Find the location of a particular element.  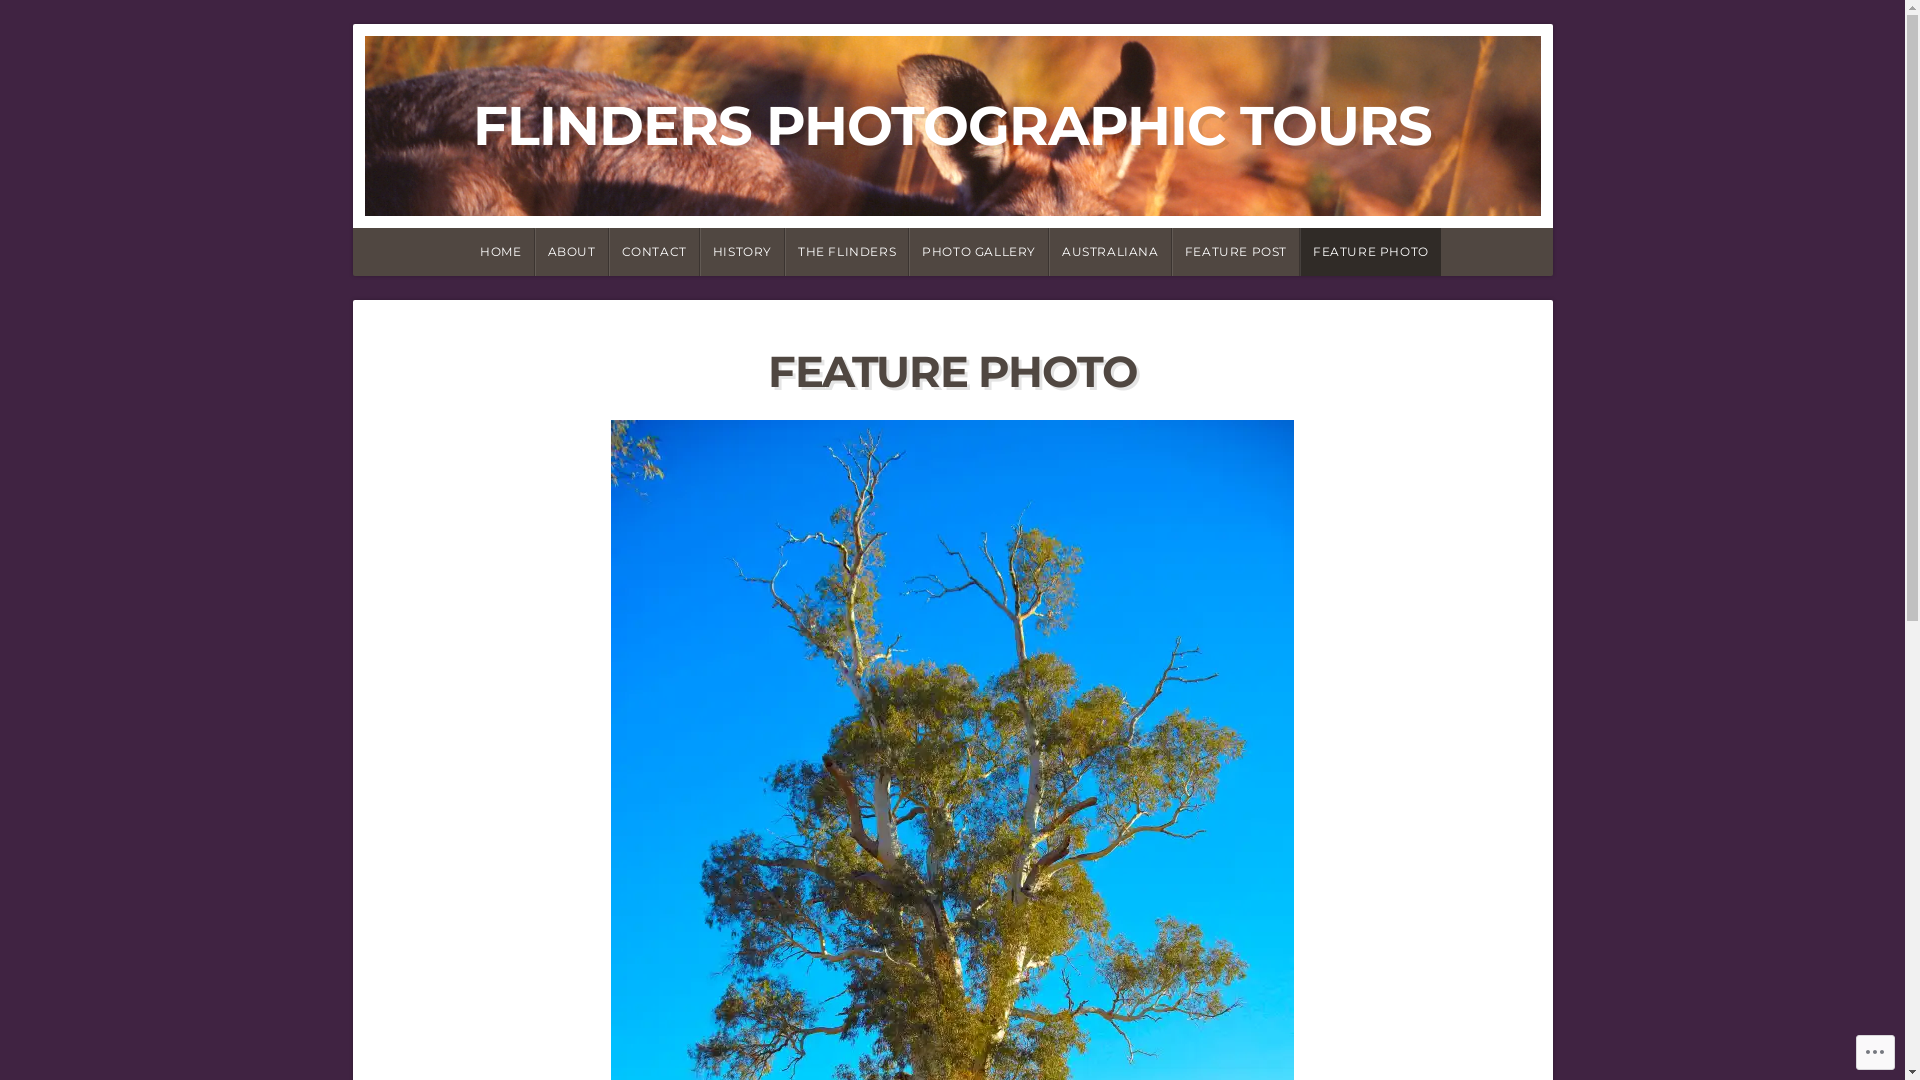

'PHOTO GALLERY' is located at coordinates (979, 250).